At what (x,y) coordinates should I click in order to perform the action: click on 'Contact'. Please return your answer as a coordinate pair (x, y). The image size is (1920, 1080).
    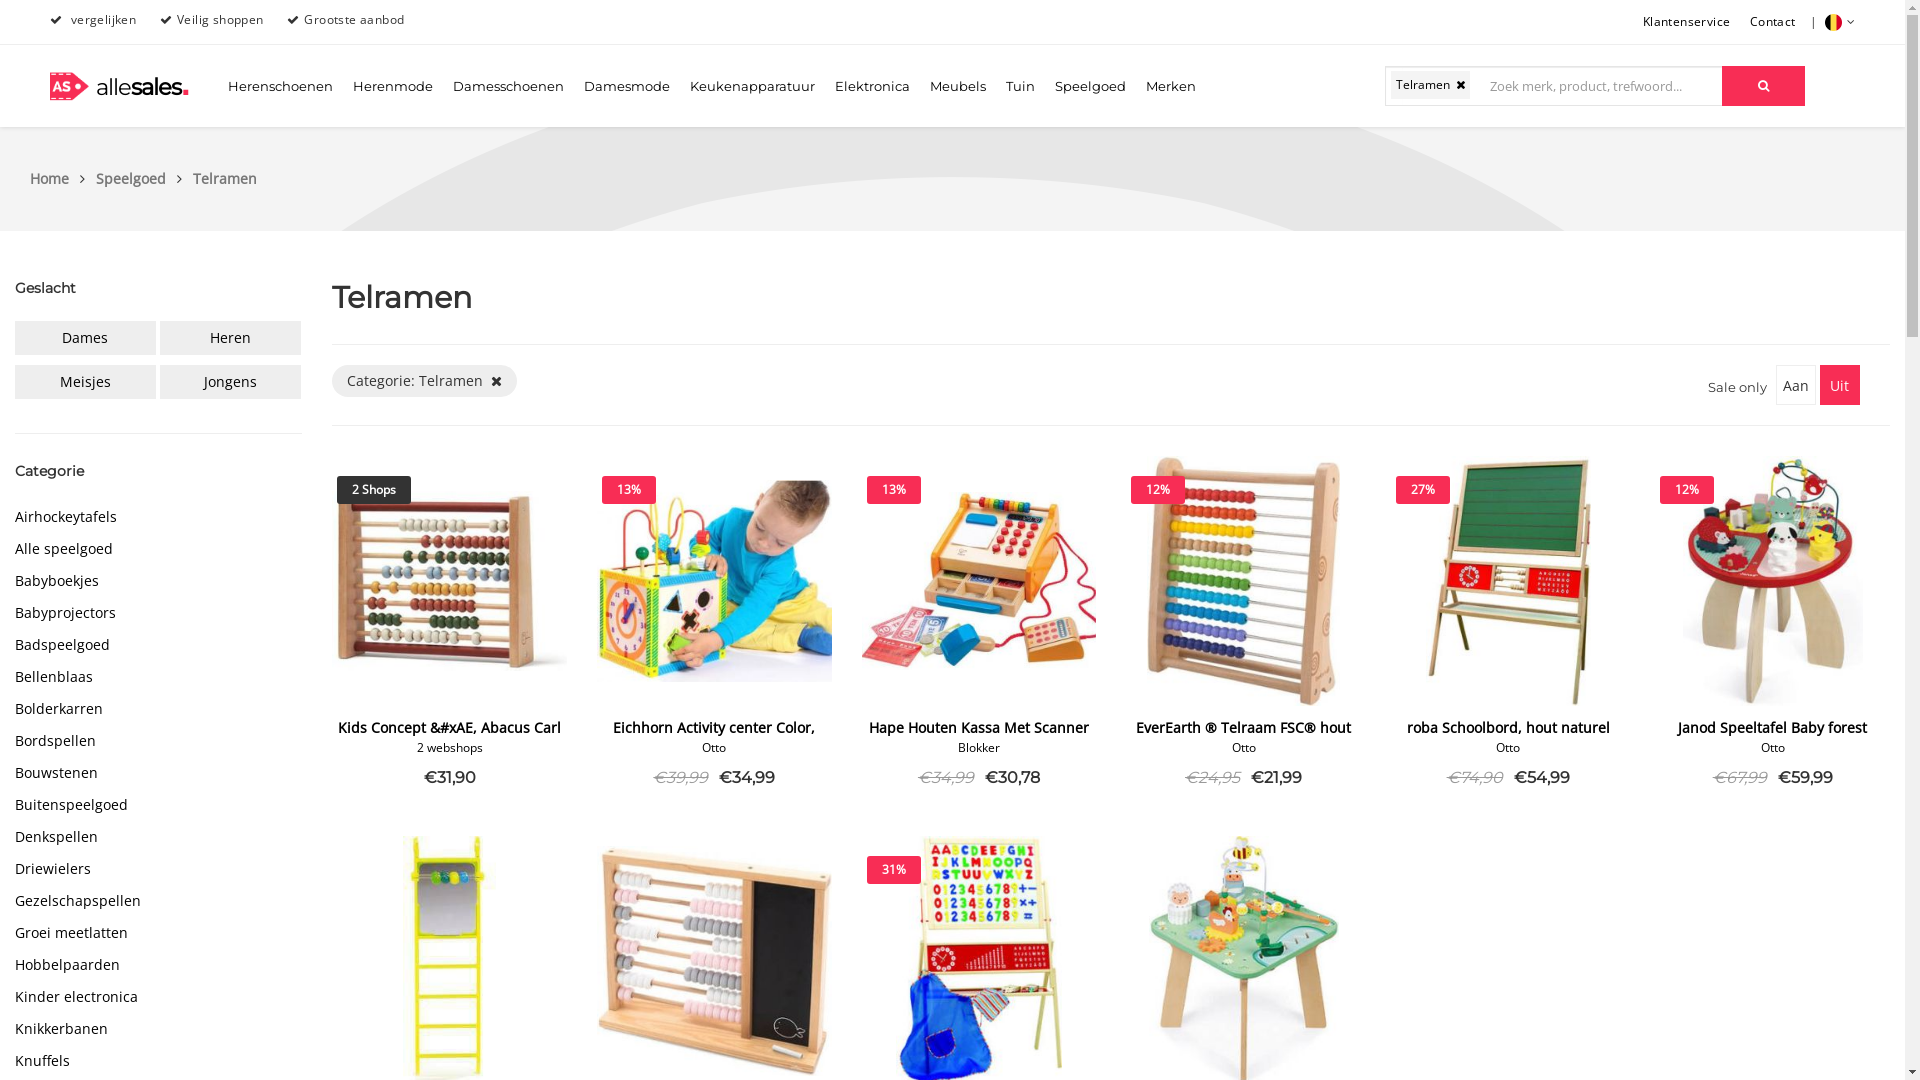
    Looking at the image, I should click on (1772, 22).